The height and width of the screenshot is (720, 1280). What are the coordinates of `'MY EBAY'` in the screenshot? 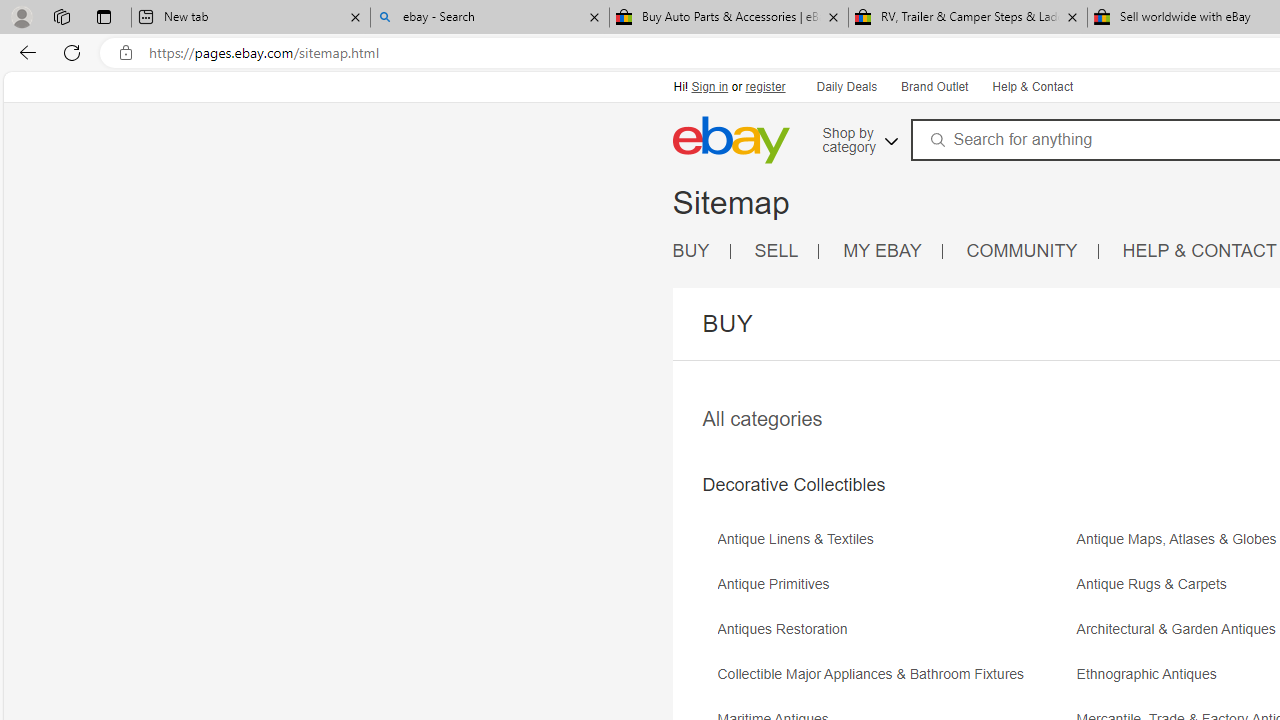 It's located at (892, 250).